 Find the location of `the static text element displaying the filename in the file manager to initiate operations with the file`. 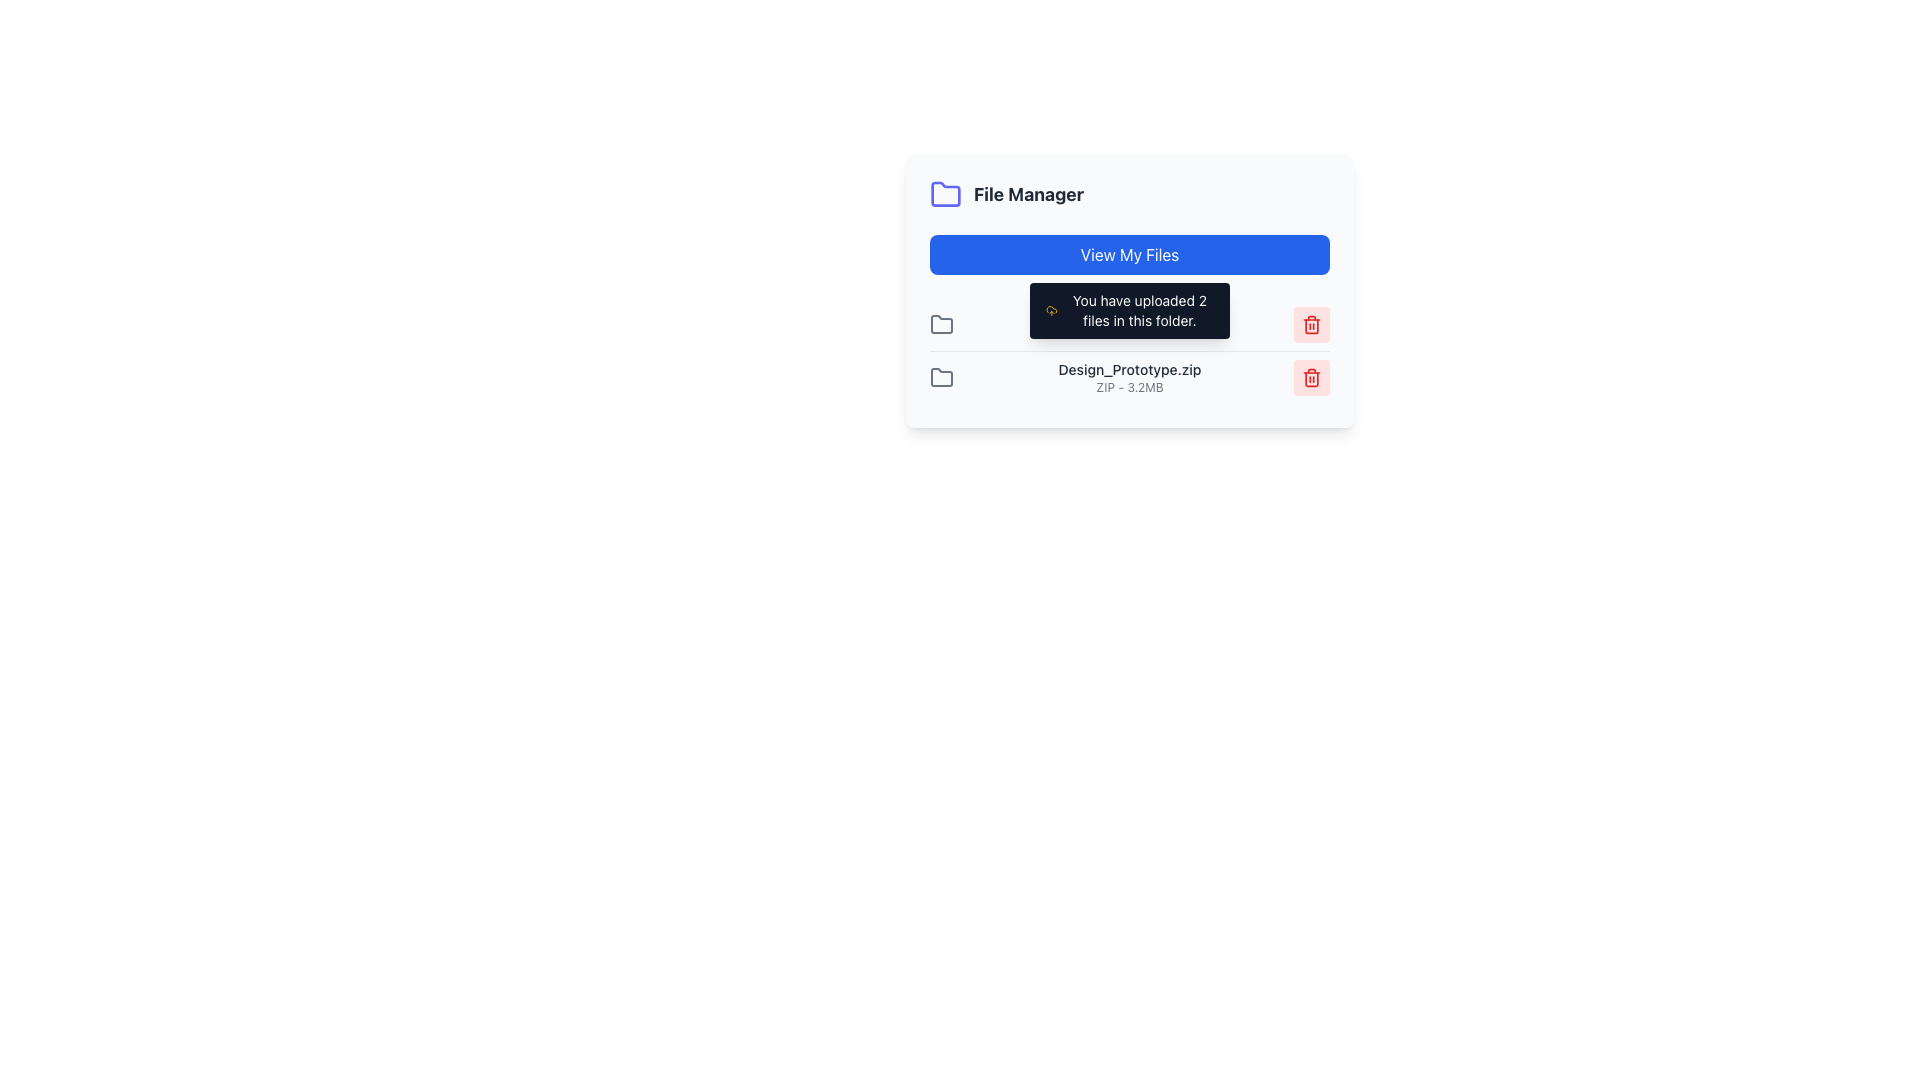

the static text element displaying the filename in the file manager to initiate operations with the file is located at coordinates (1129, 378).